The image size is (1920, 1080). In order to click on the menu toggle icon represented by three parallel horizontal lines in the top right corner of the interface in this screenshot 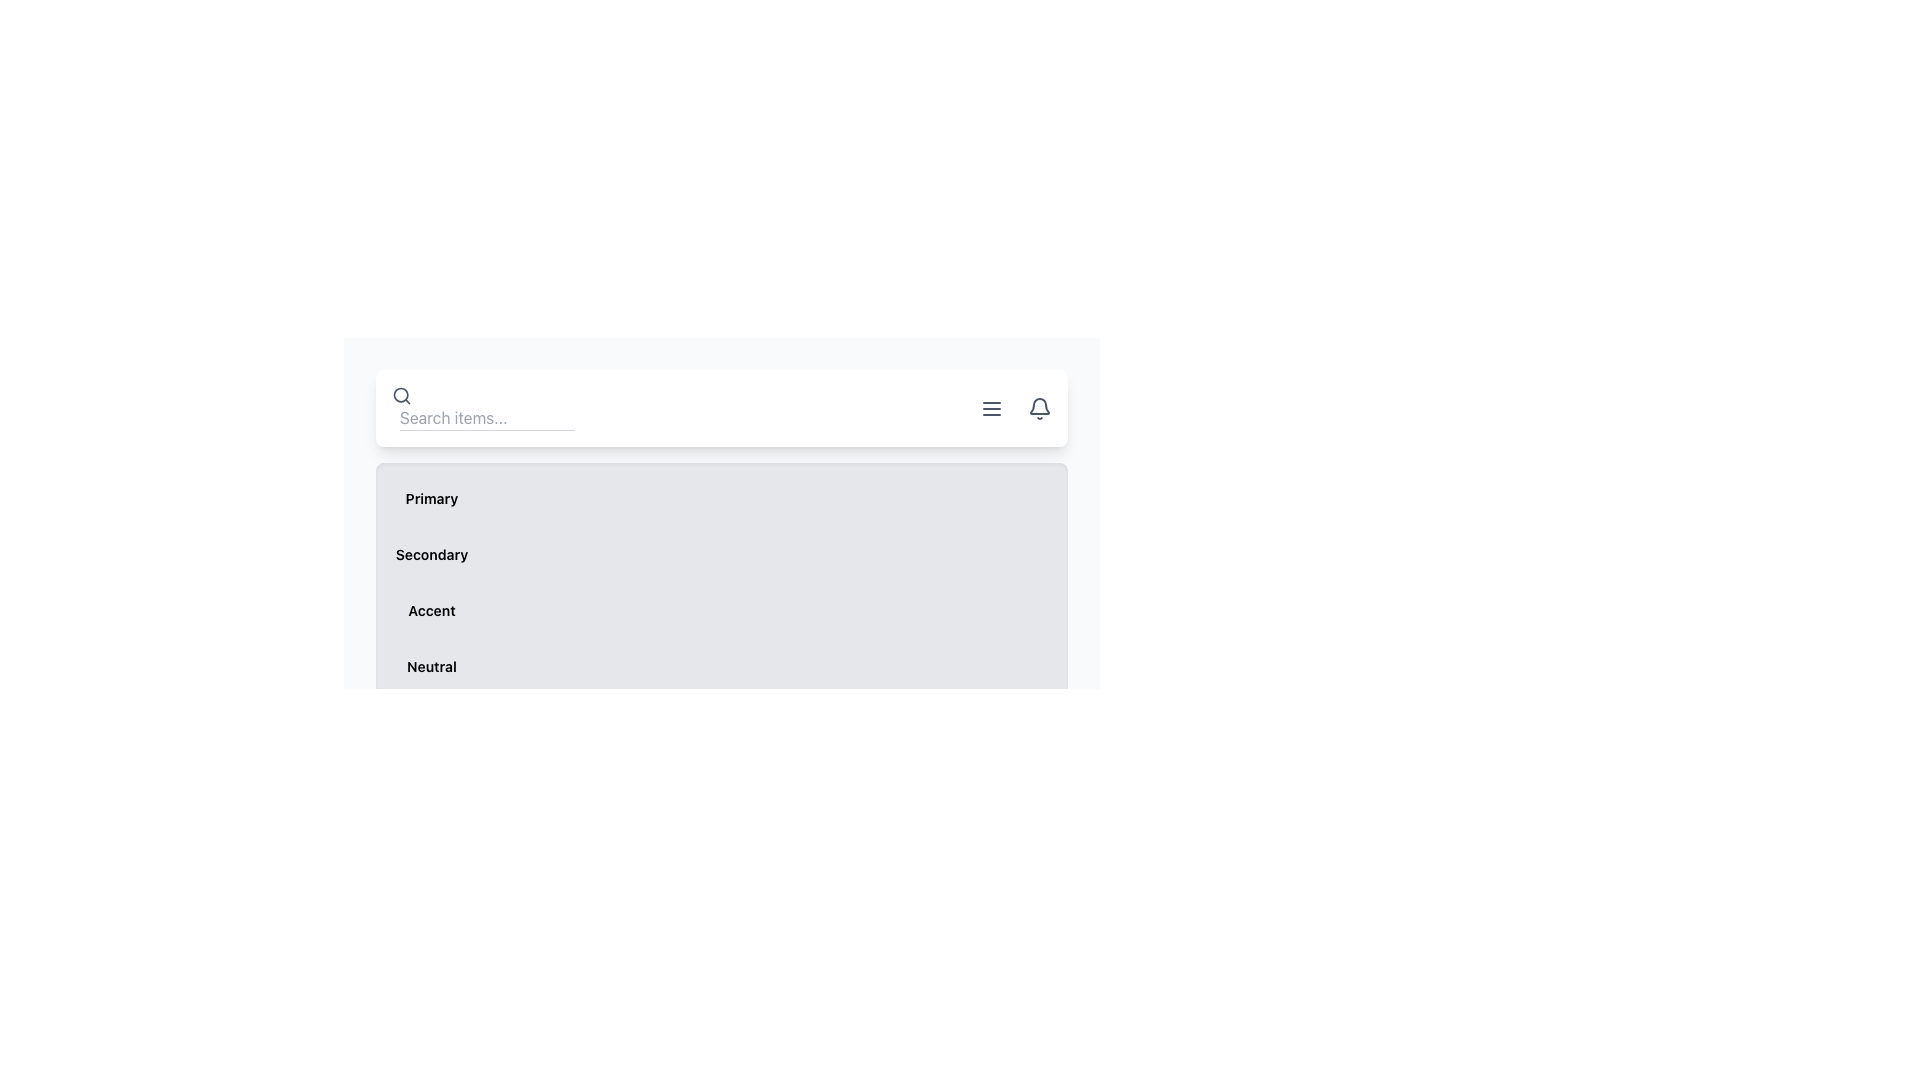, I will do `click(992, 407)`.